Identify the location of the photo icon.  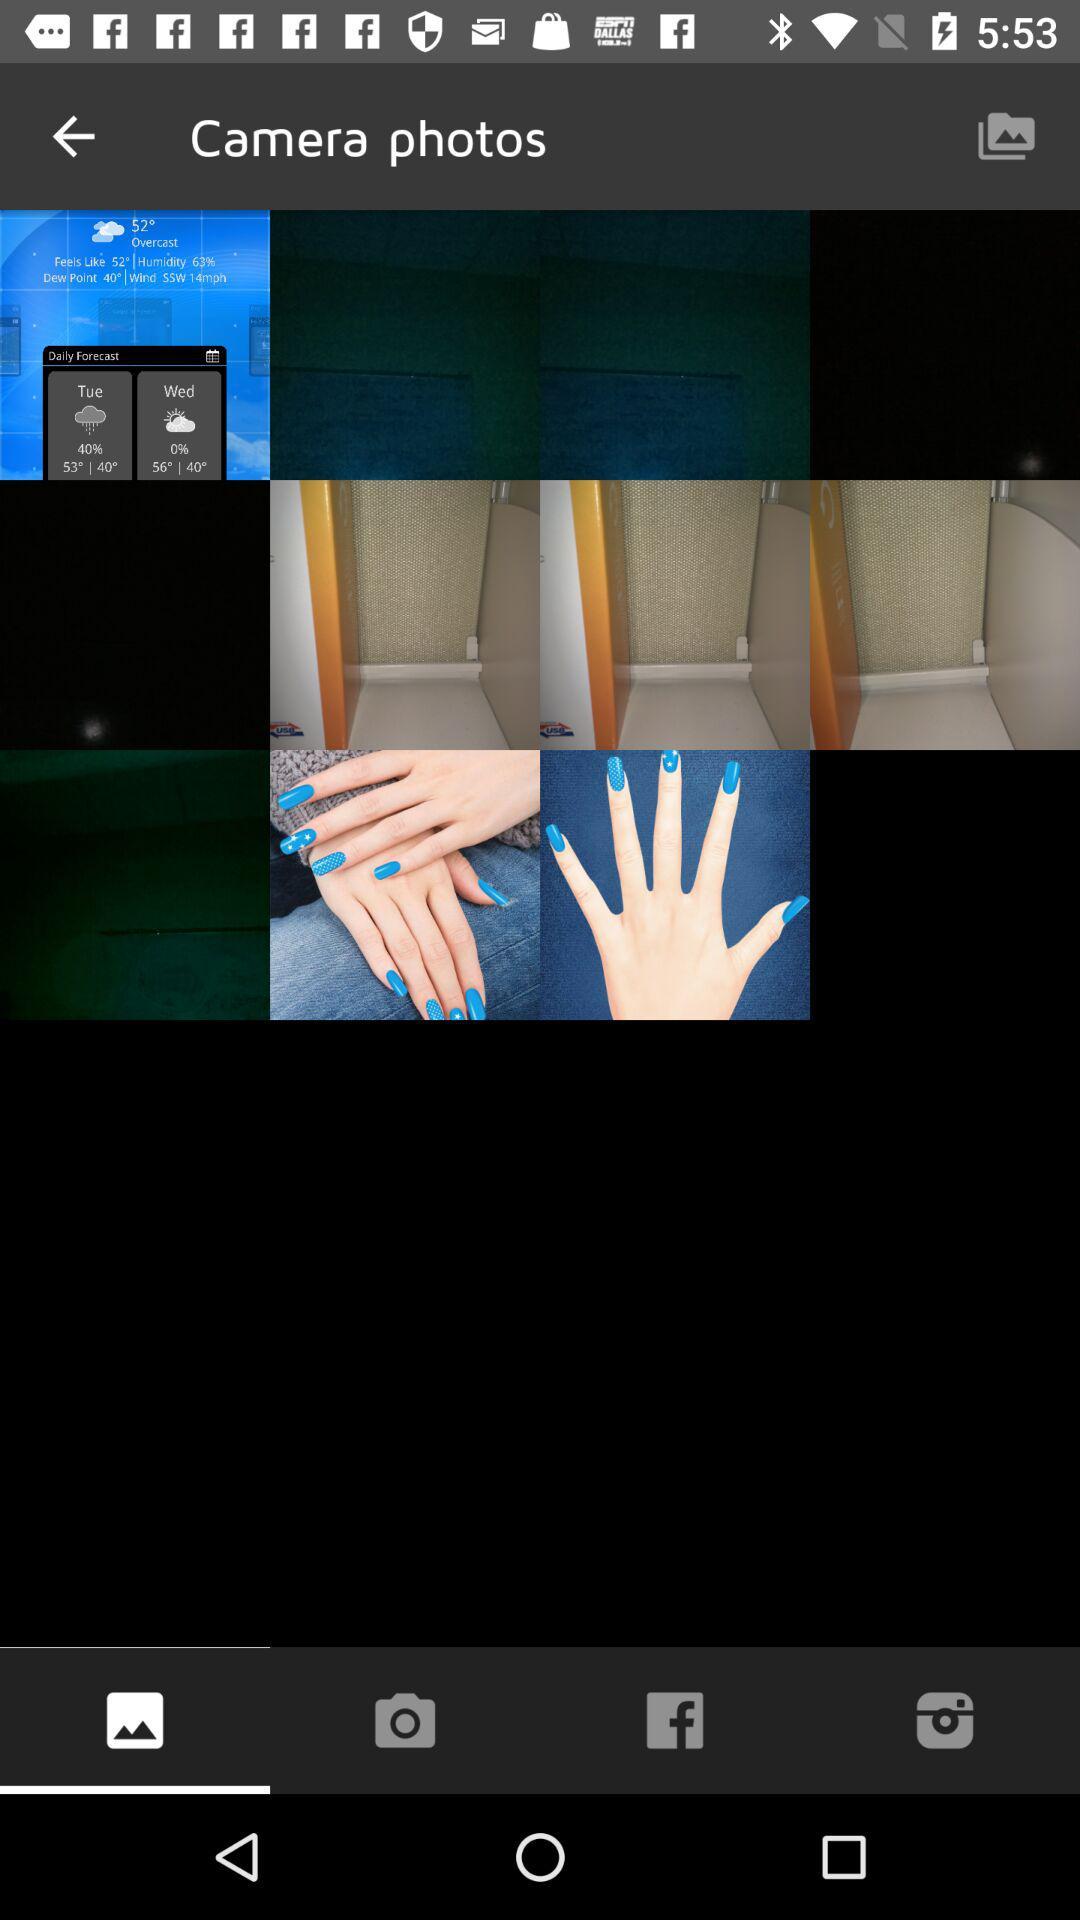
(945, 1719).